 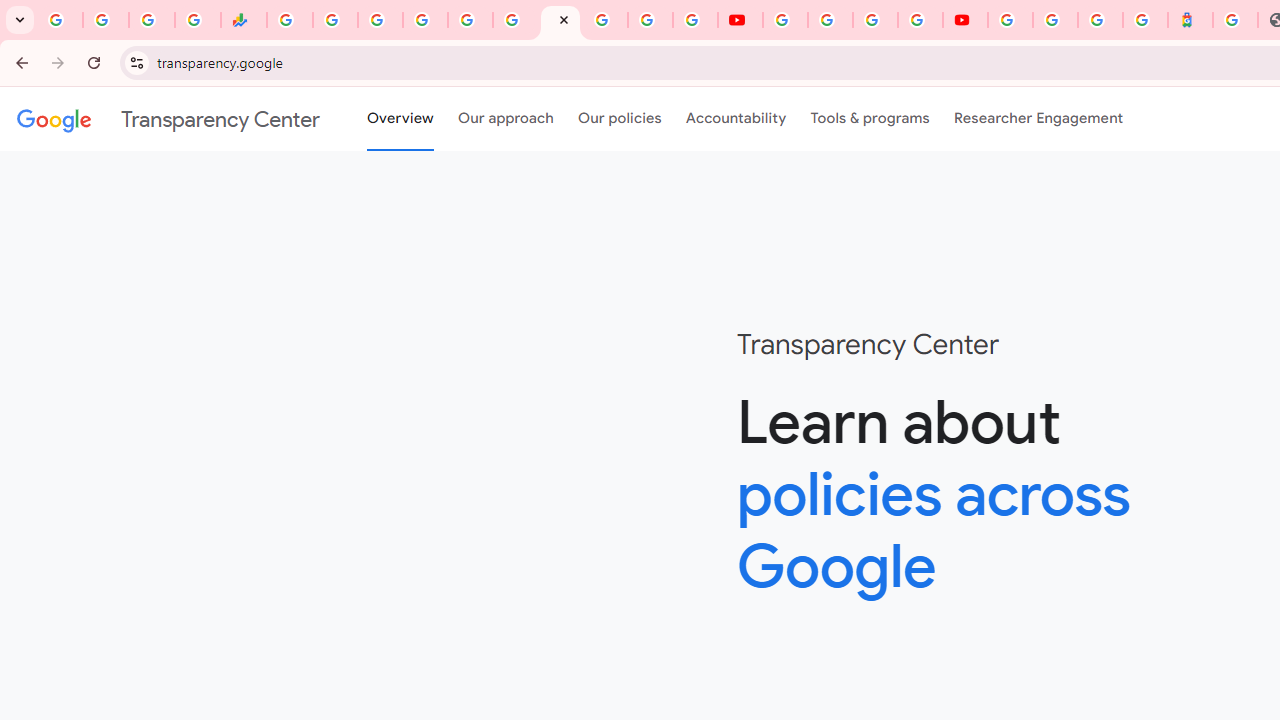 I want to click on 'Content Creator Programs & Opportunities - YouTube Creators', so click(x=965, y=20).